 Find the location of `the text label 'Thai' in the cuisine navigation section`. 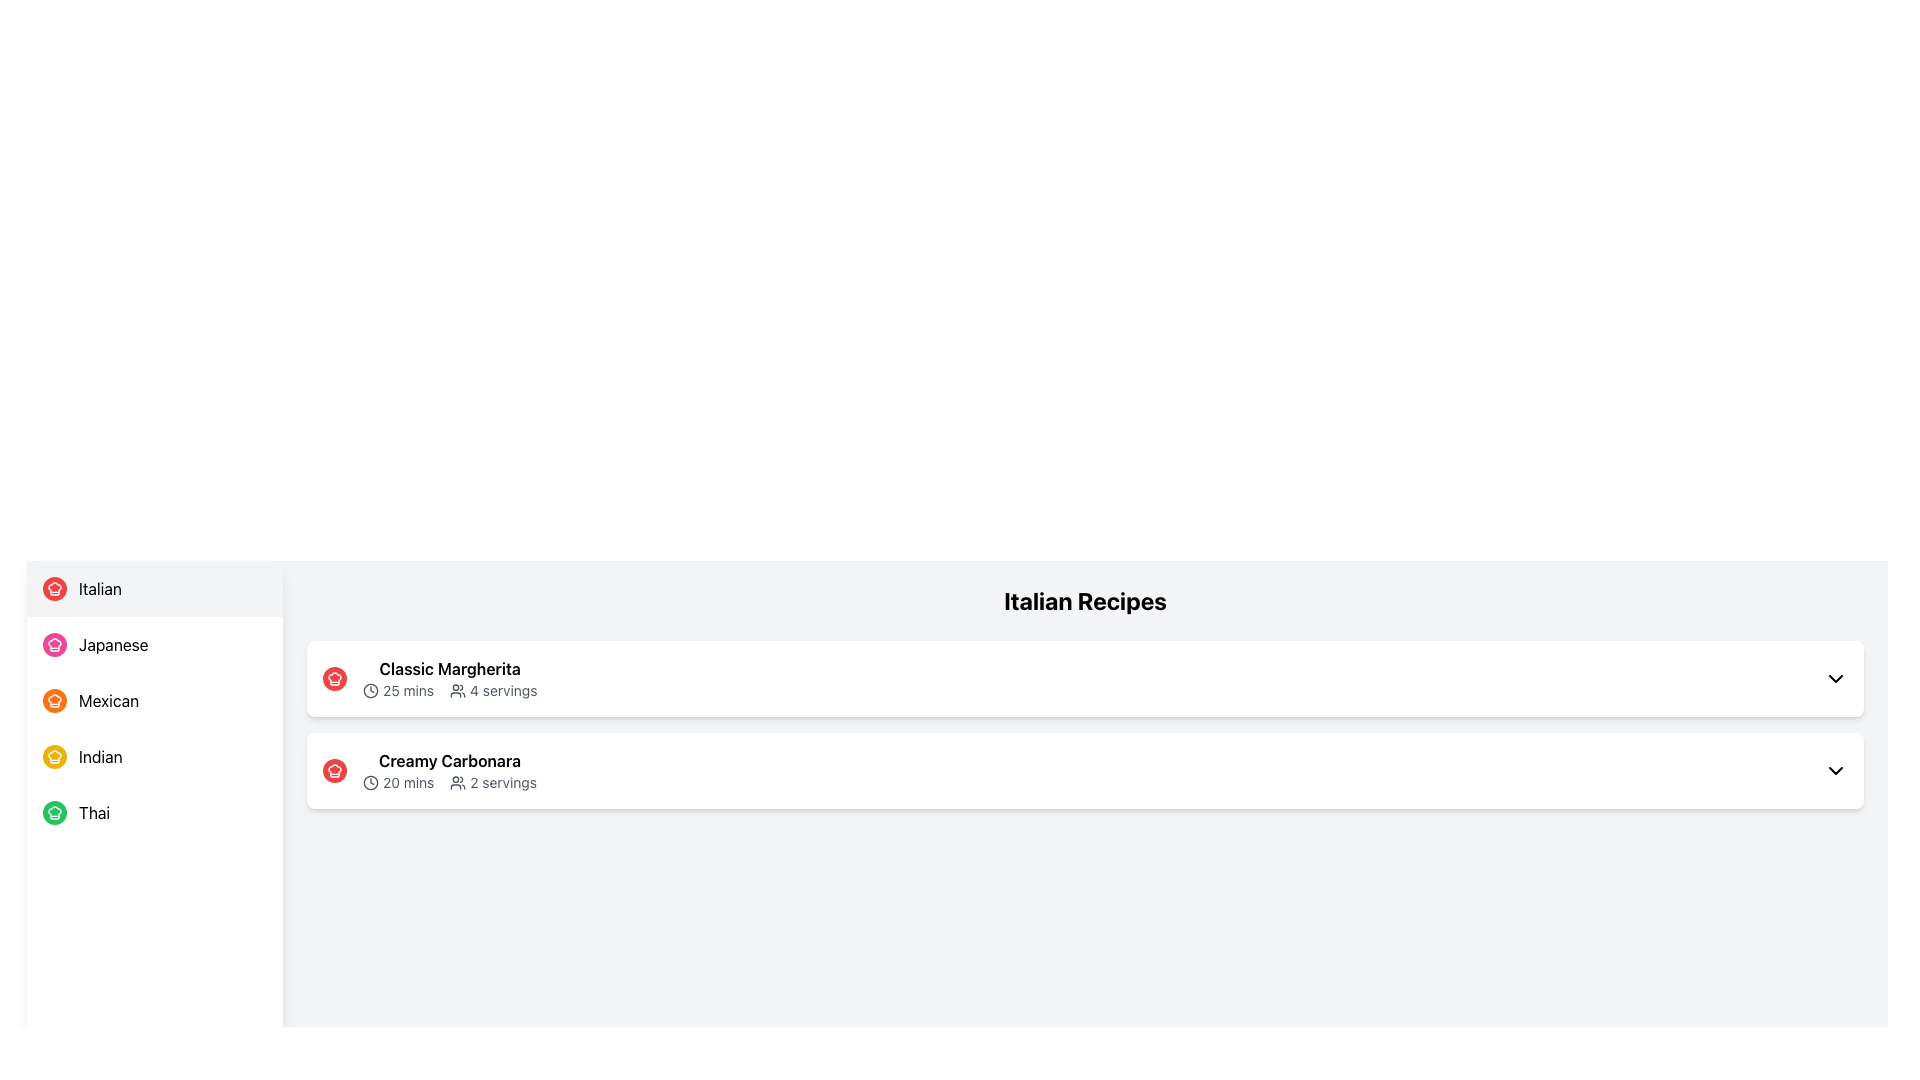

the text label 'Thai' in the cuisine navigation section is located at coordinates (93, 813).